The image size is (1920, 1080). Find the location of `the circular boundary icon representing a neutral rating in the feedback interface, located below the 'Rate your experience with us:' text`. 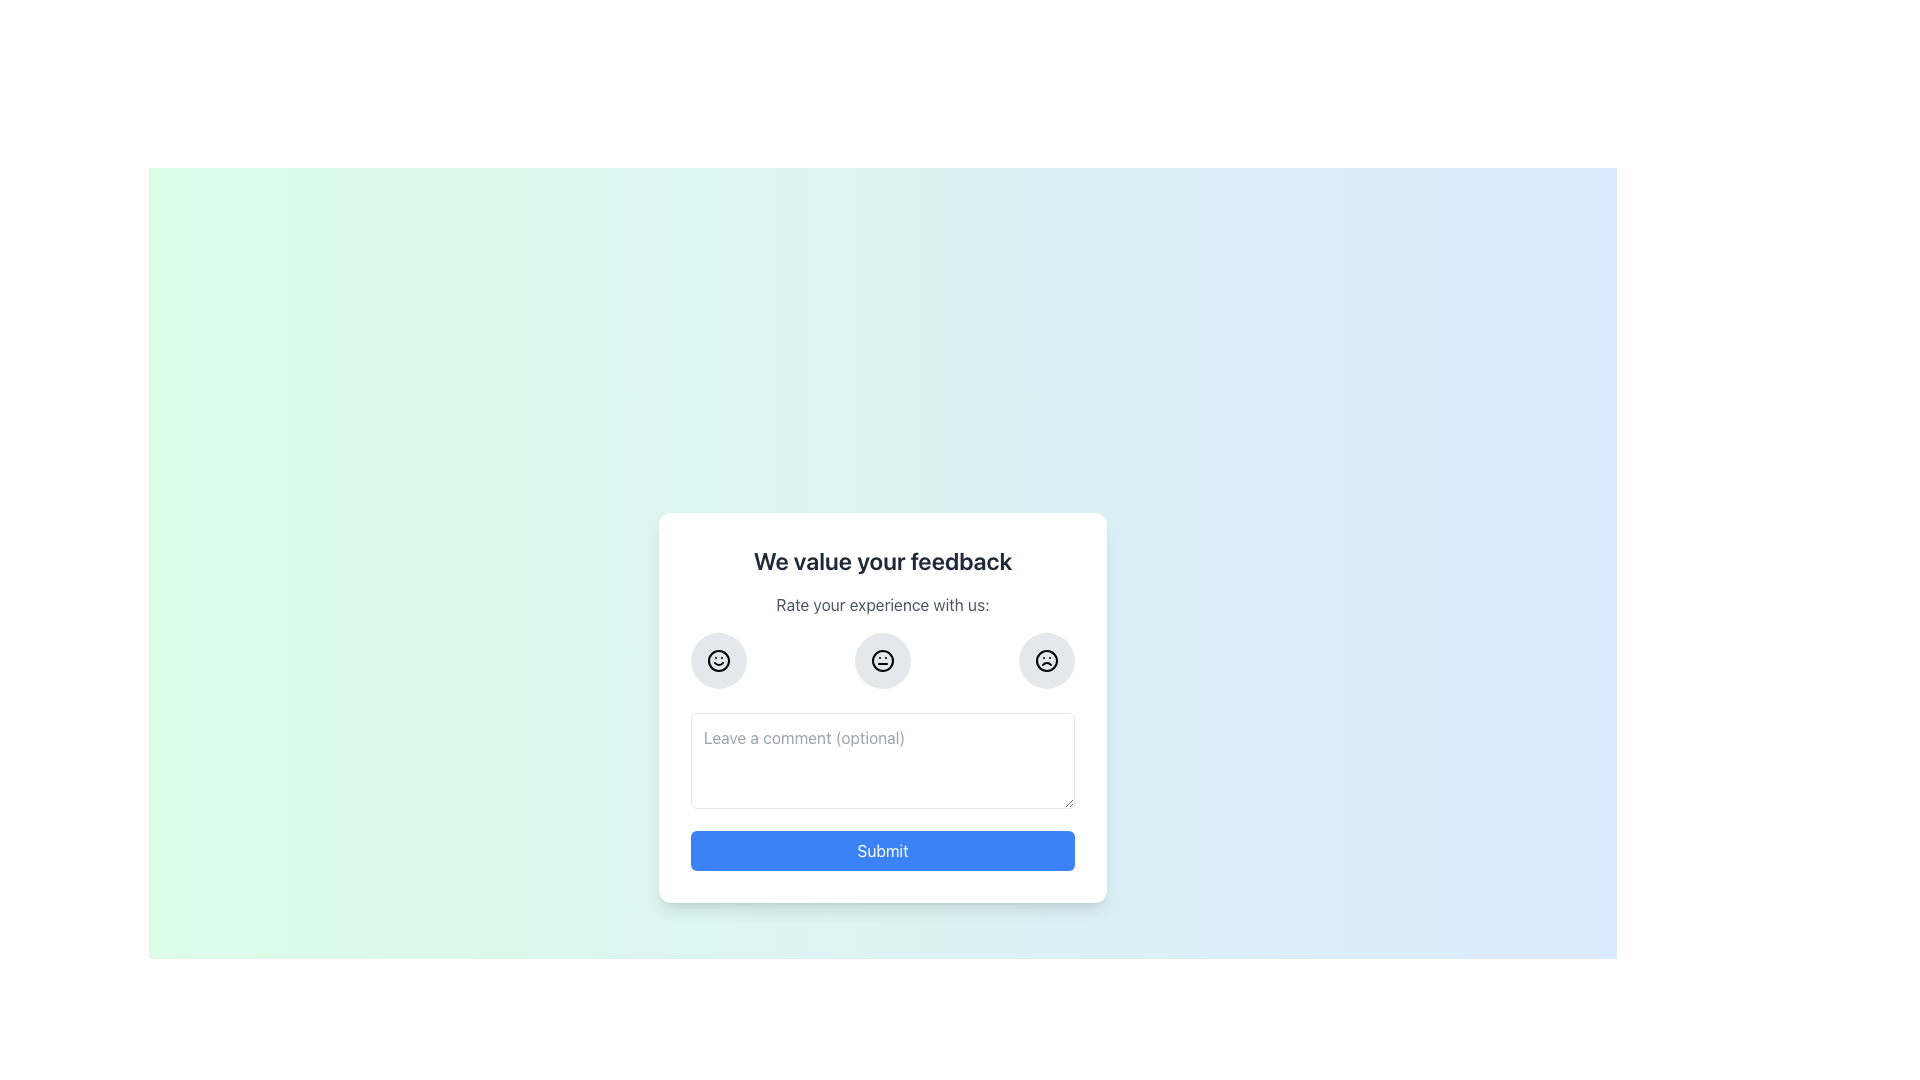

the circular boundary icon representing a neutral rating in the feedback interface, located below the 'Rate your experience with us:' text is located at coordinates (882, 660).